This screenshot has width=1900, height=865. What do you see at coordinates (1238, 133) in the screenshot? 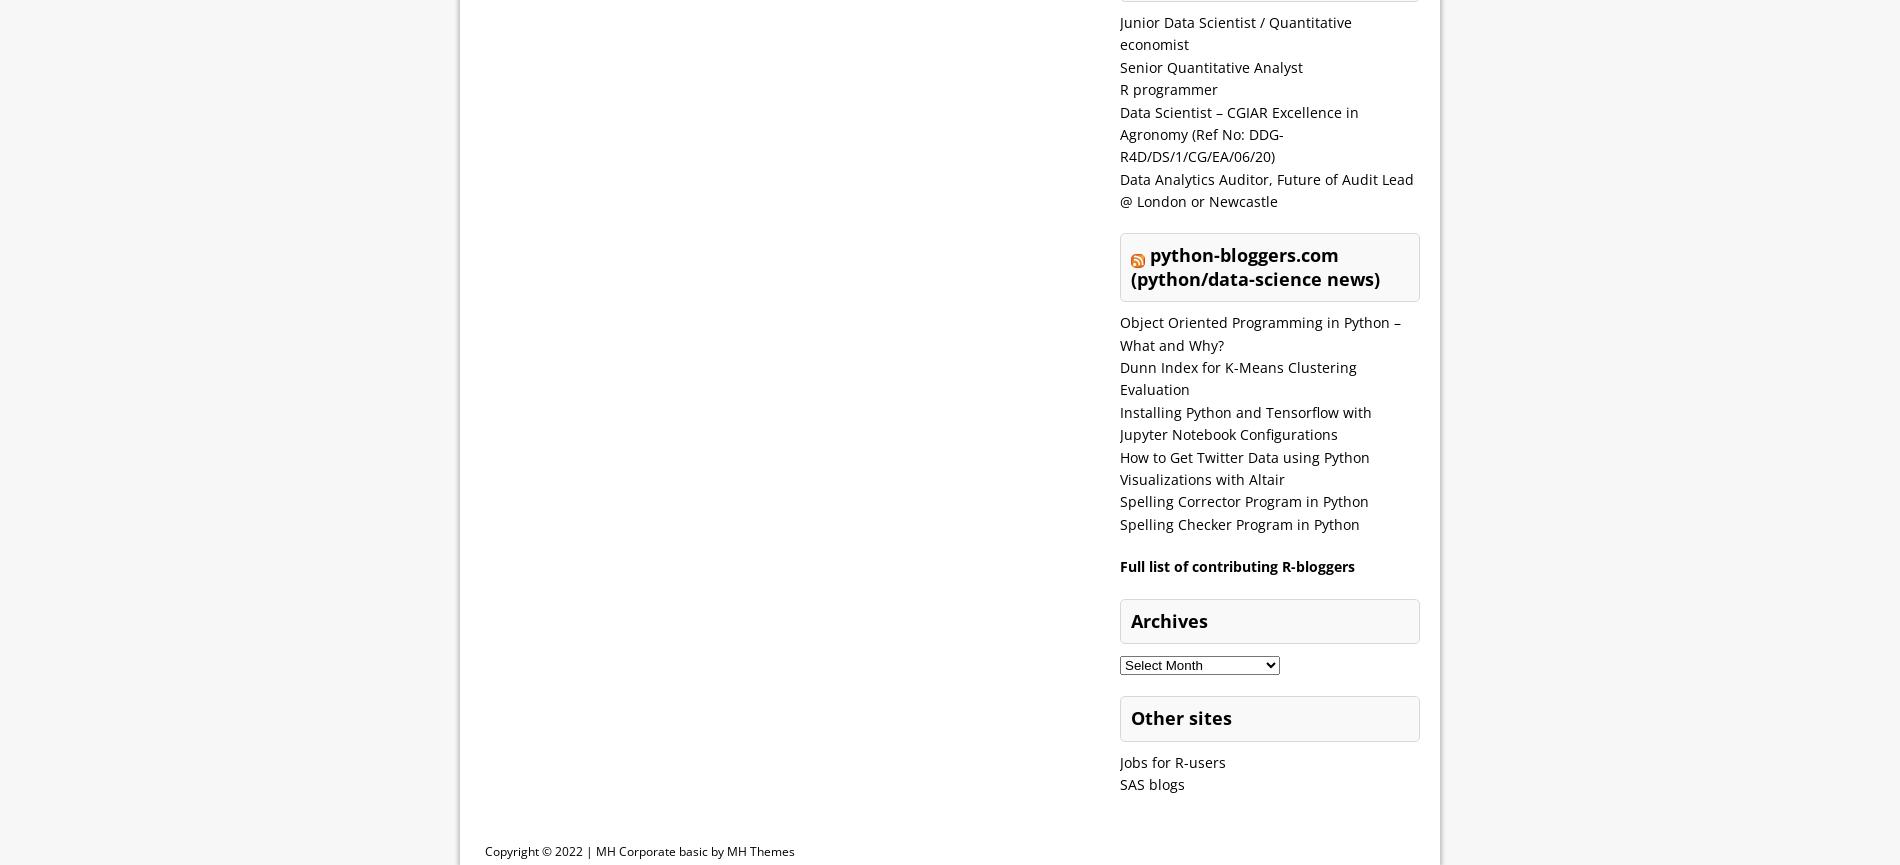
I see `'Data Scientist – CGIAR Excellence in Agronomy (Ref No: DDG-R4D/DS/1/CG/EA/06/20)'` at bounding box center [1238, 133].